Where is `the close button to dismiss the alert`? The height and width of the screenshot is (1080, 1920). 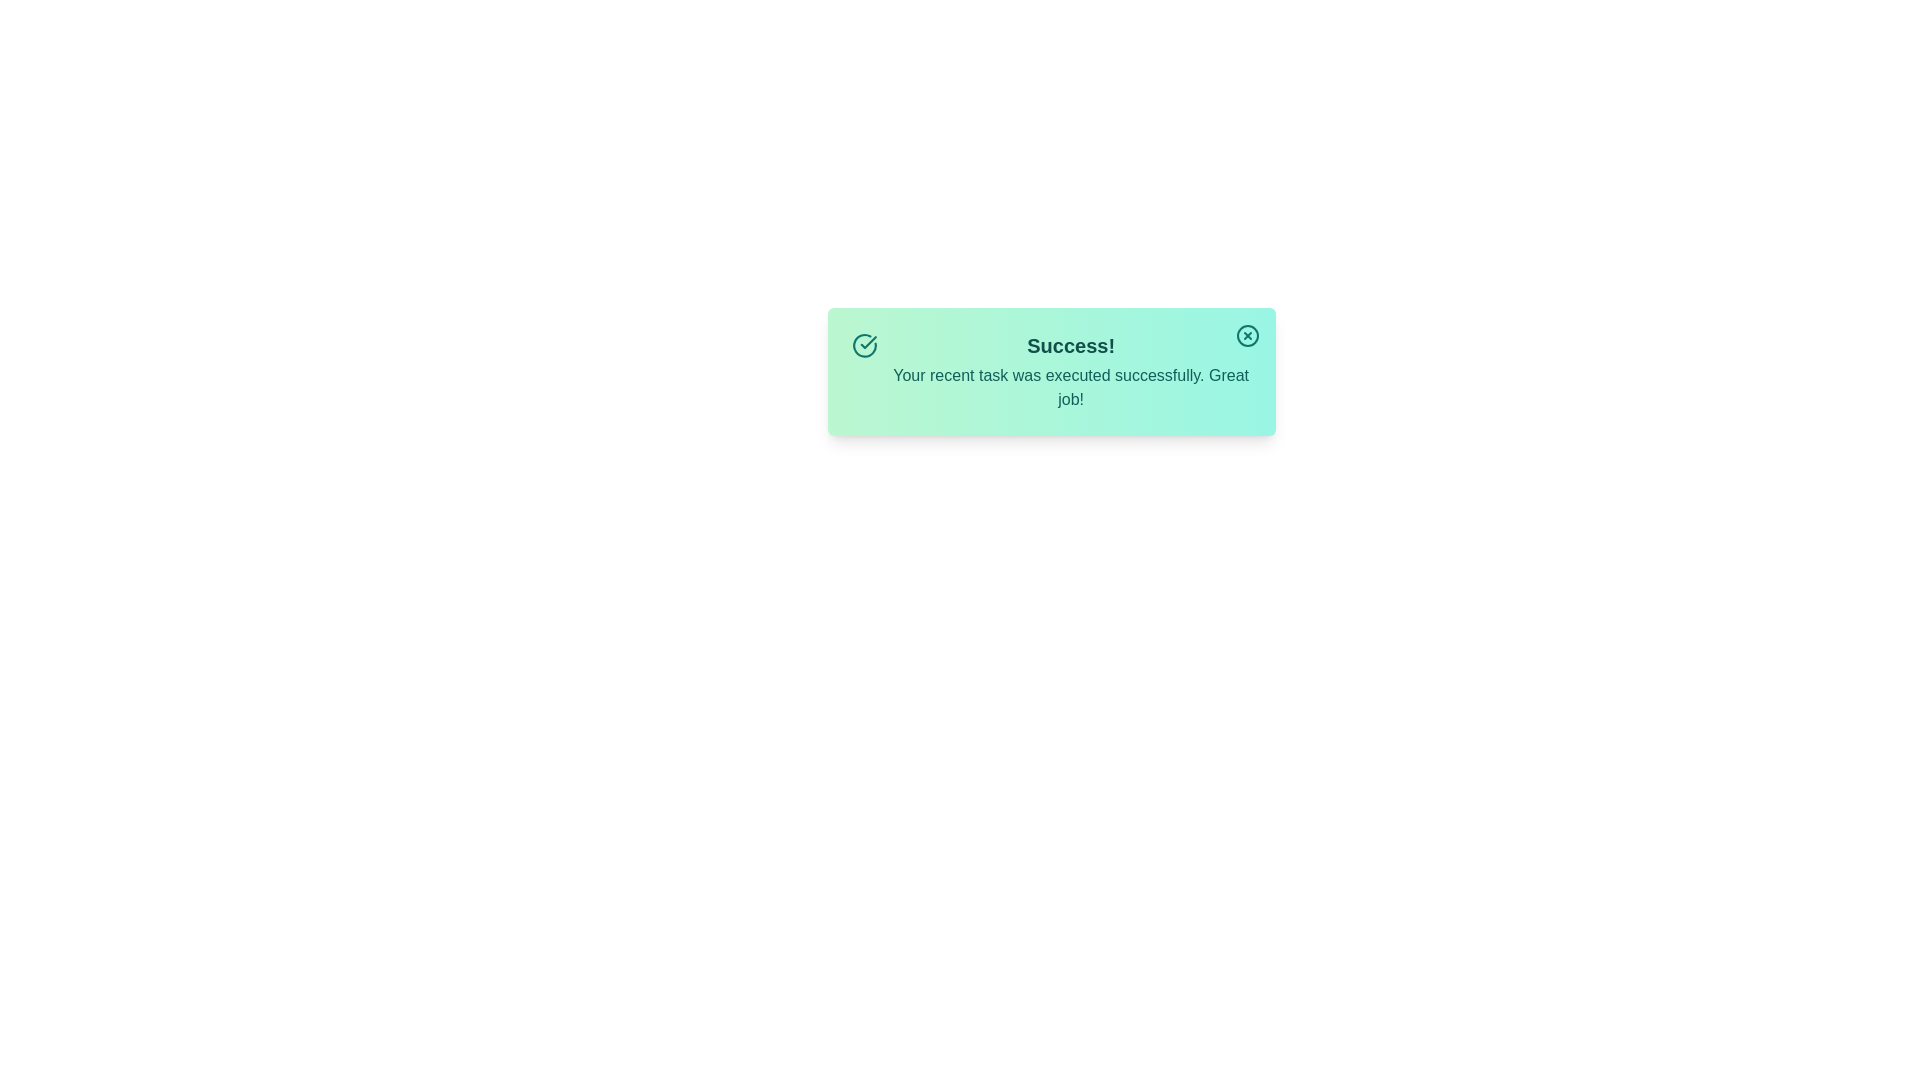 the close button to dismiss the alert is located at coordinates (1247, 334).